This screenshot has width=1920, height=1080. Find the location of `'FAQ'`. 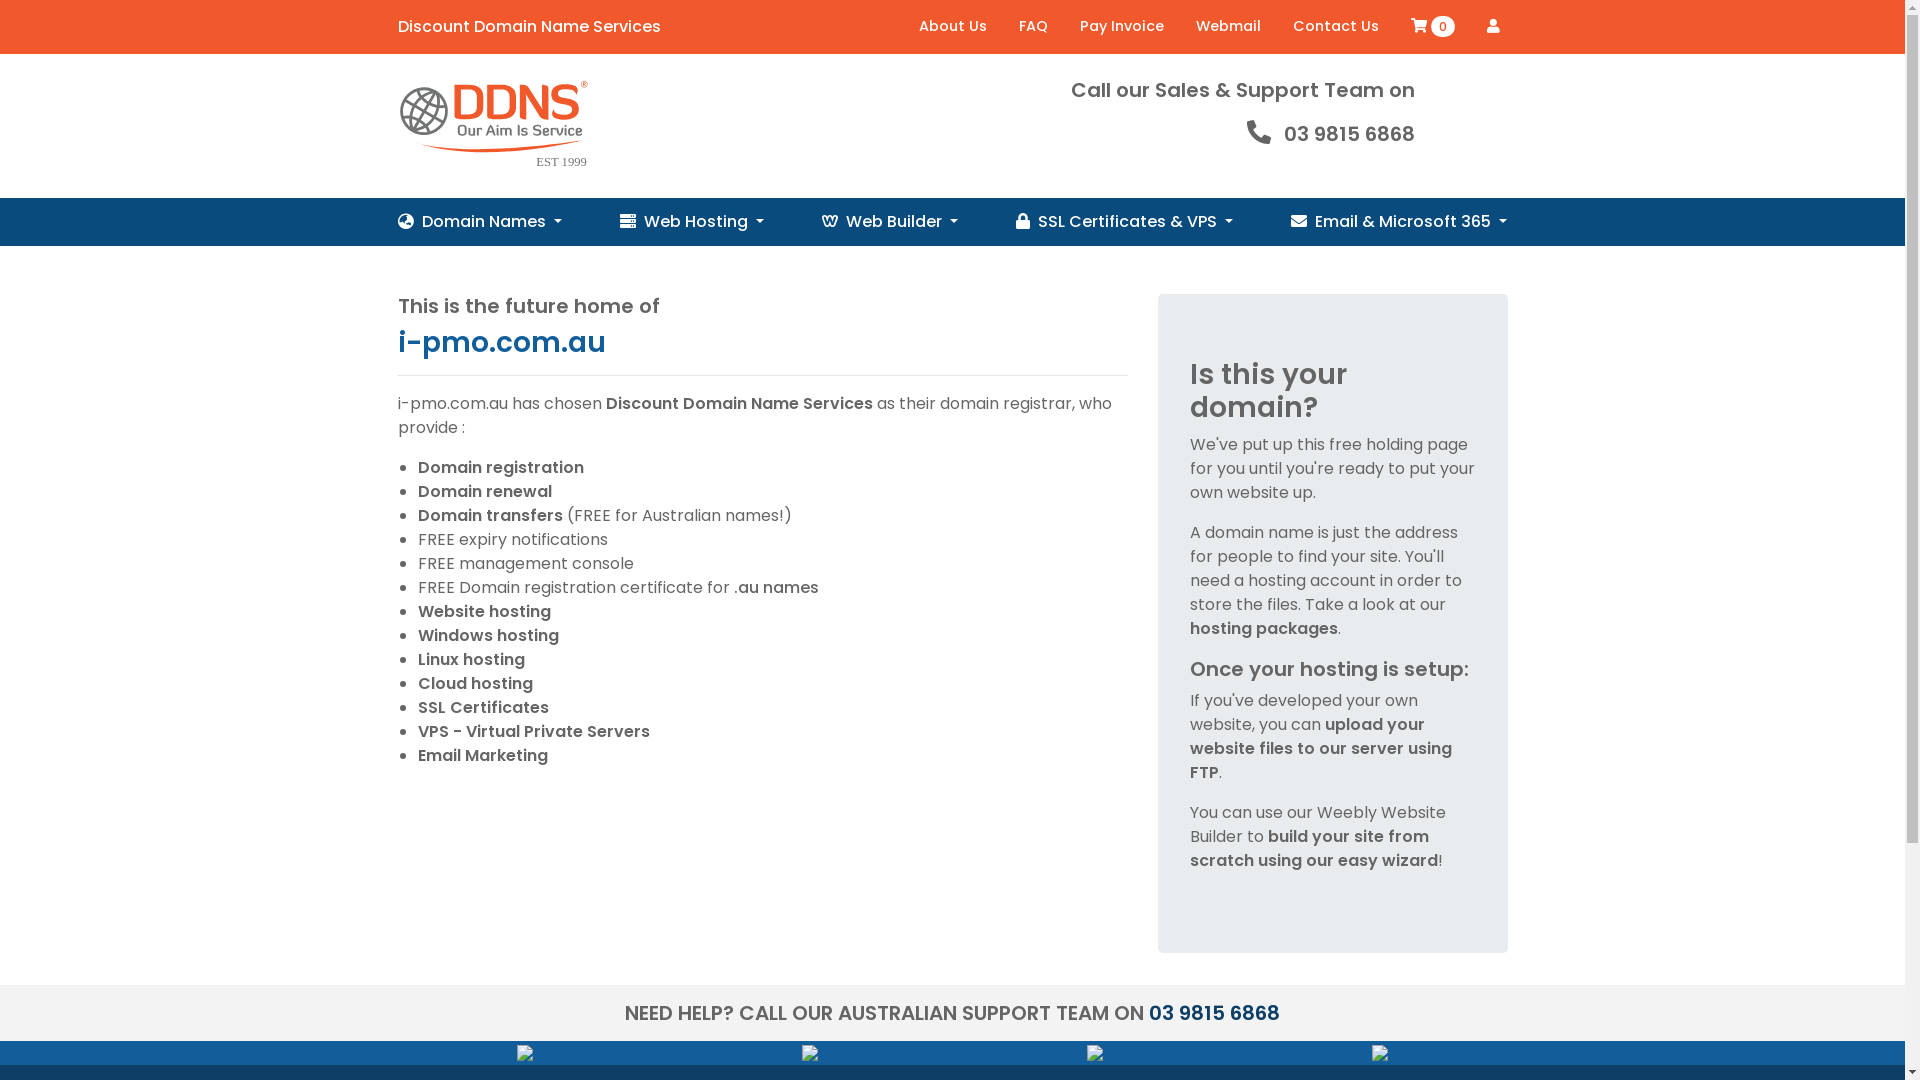

'FAQ' is located at coordinates (1032, 27).